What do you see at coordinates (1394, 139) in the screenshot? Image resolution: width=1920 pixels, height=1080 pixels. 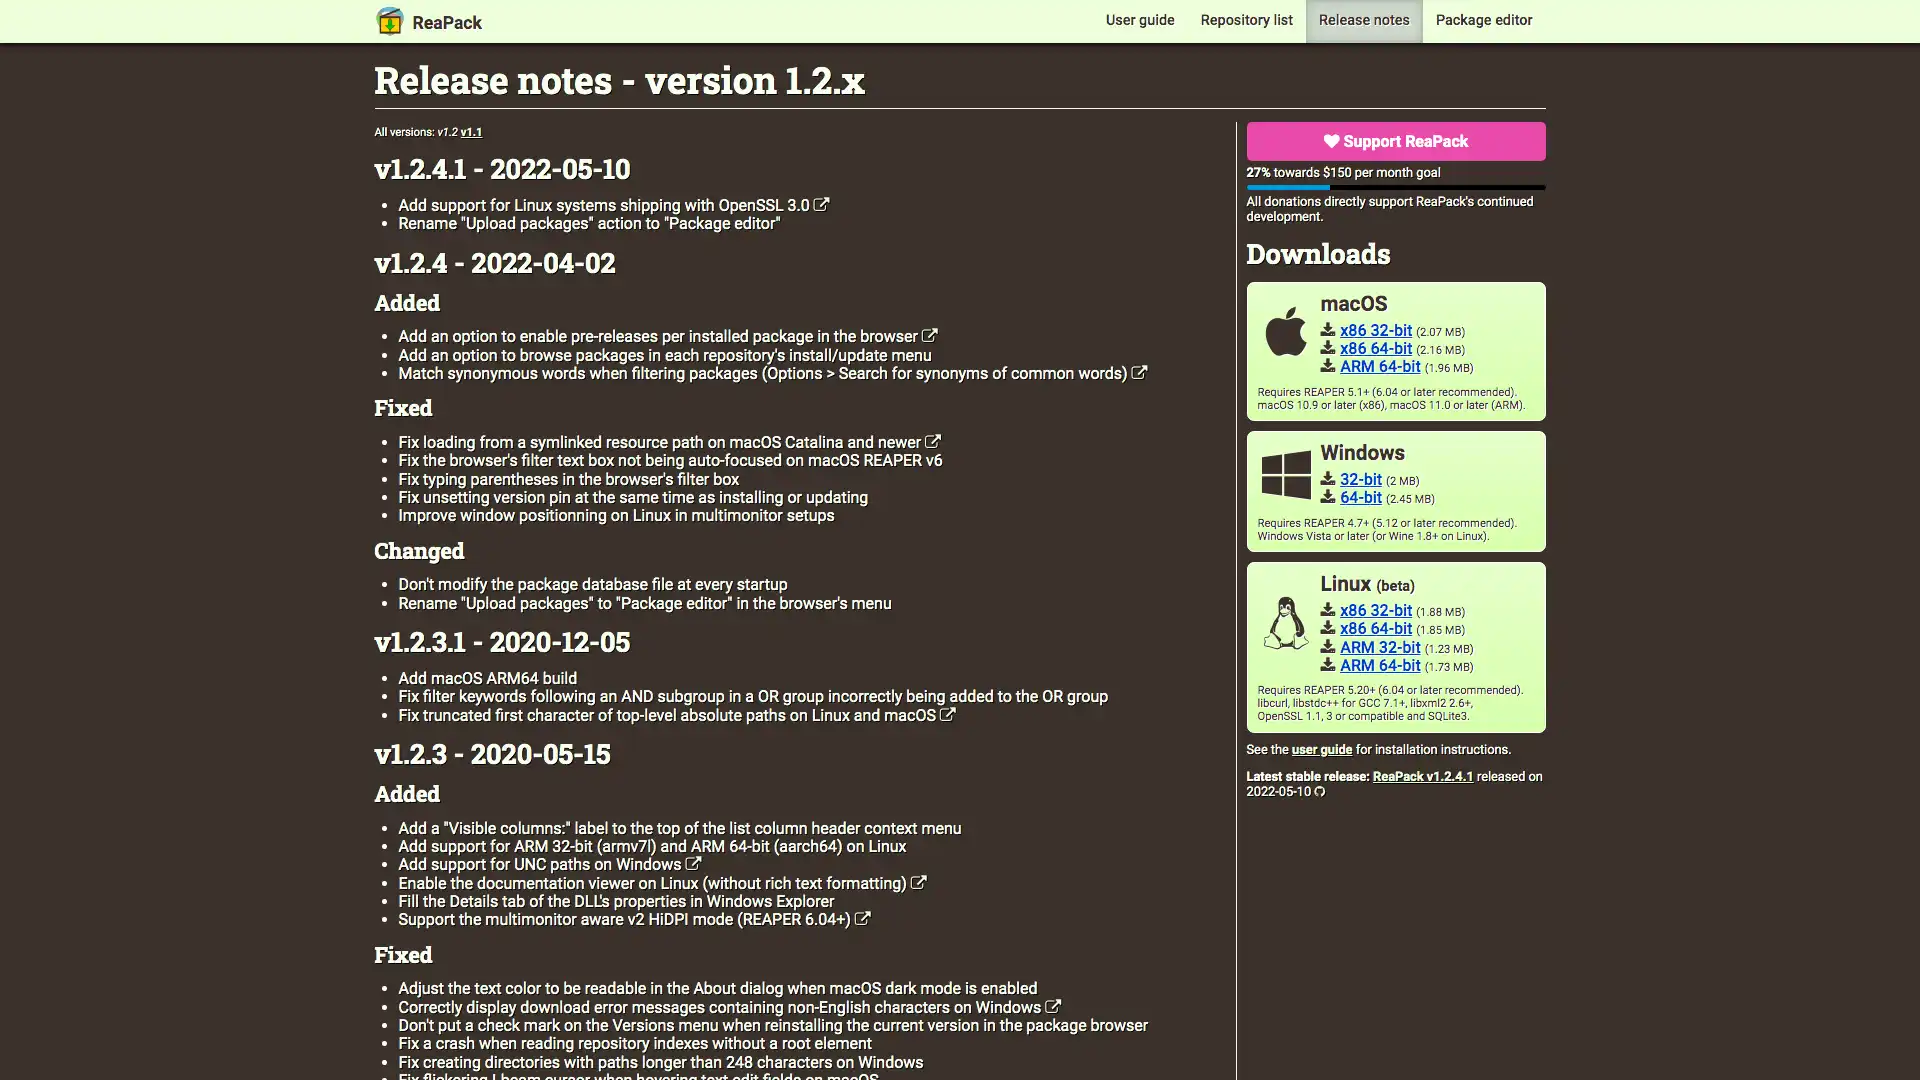 I see `Support ReaPack` at bounding box center [1394, 139].